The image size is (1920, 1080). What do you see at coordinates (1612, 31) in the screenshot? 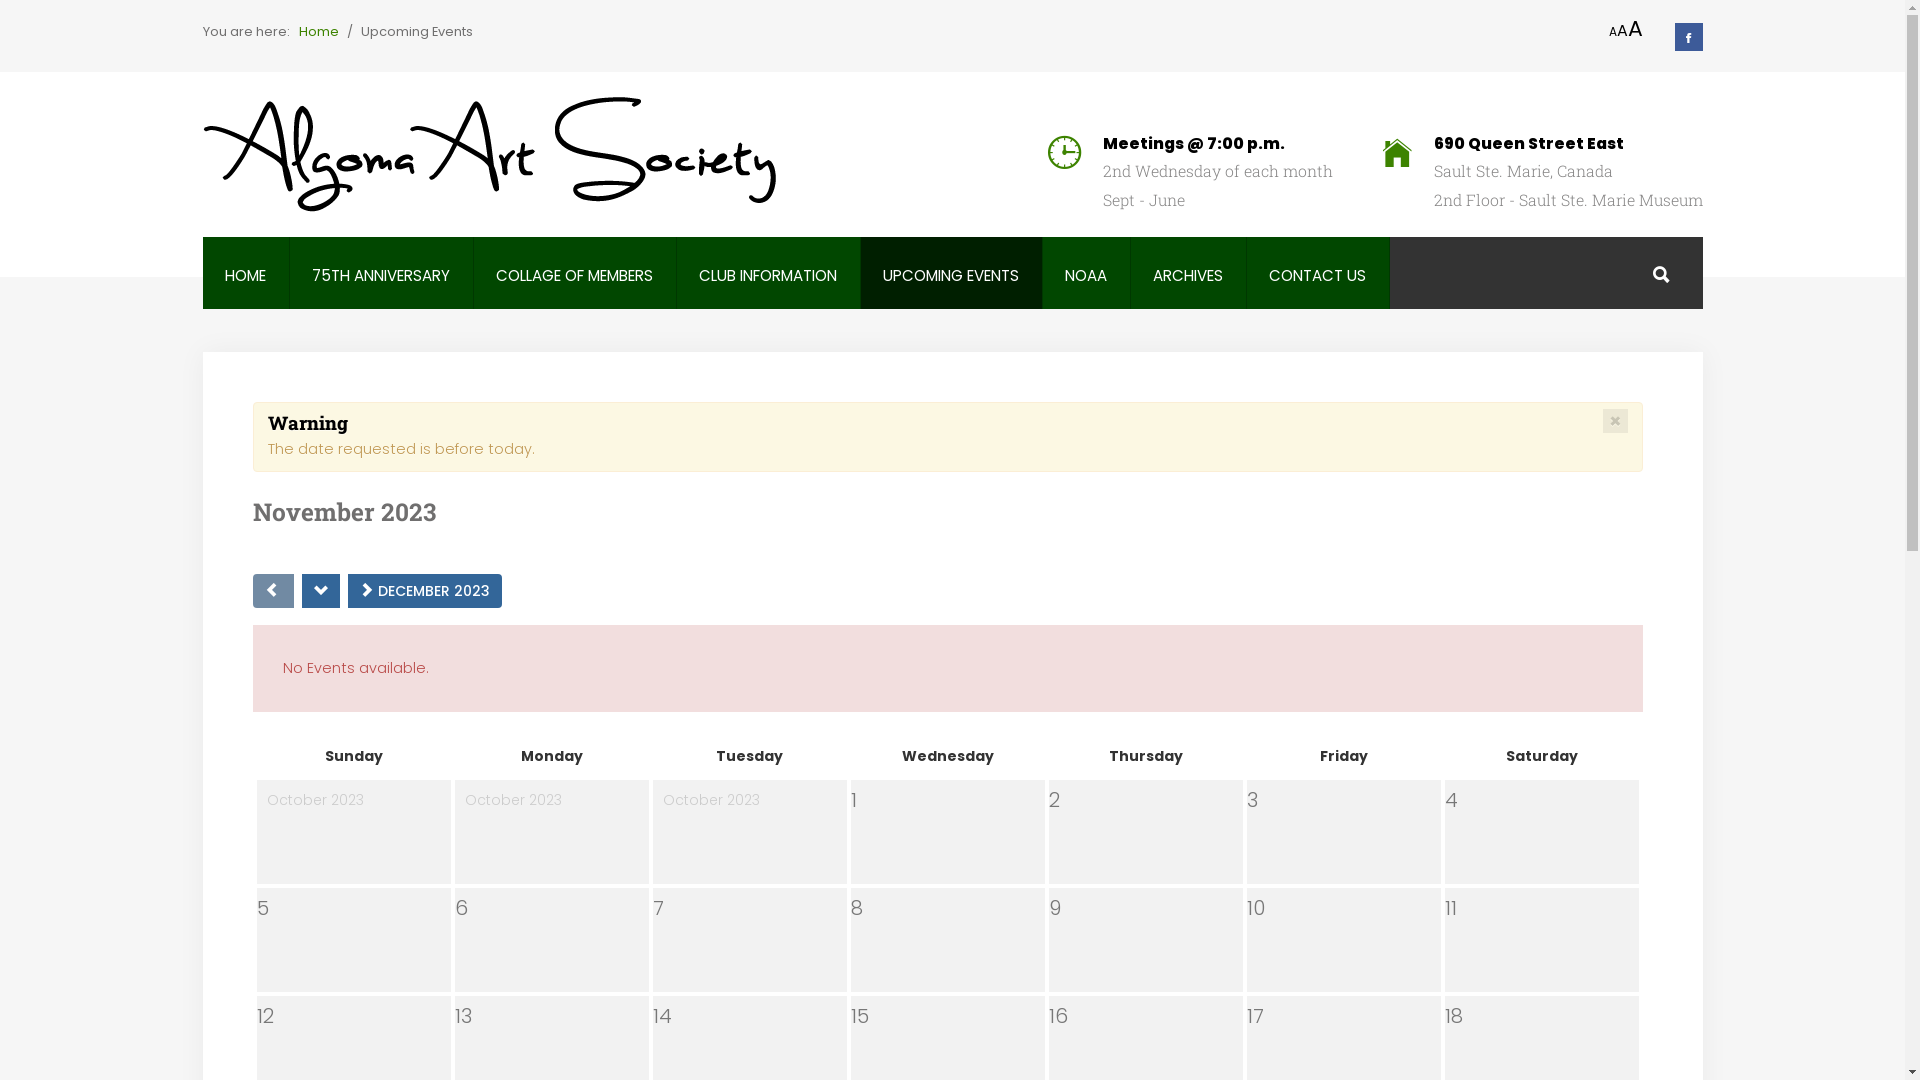
I see `'A'` at bounding box center [1612, 31].